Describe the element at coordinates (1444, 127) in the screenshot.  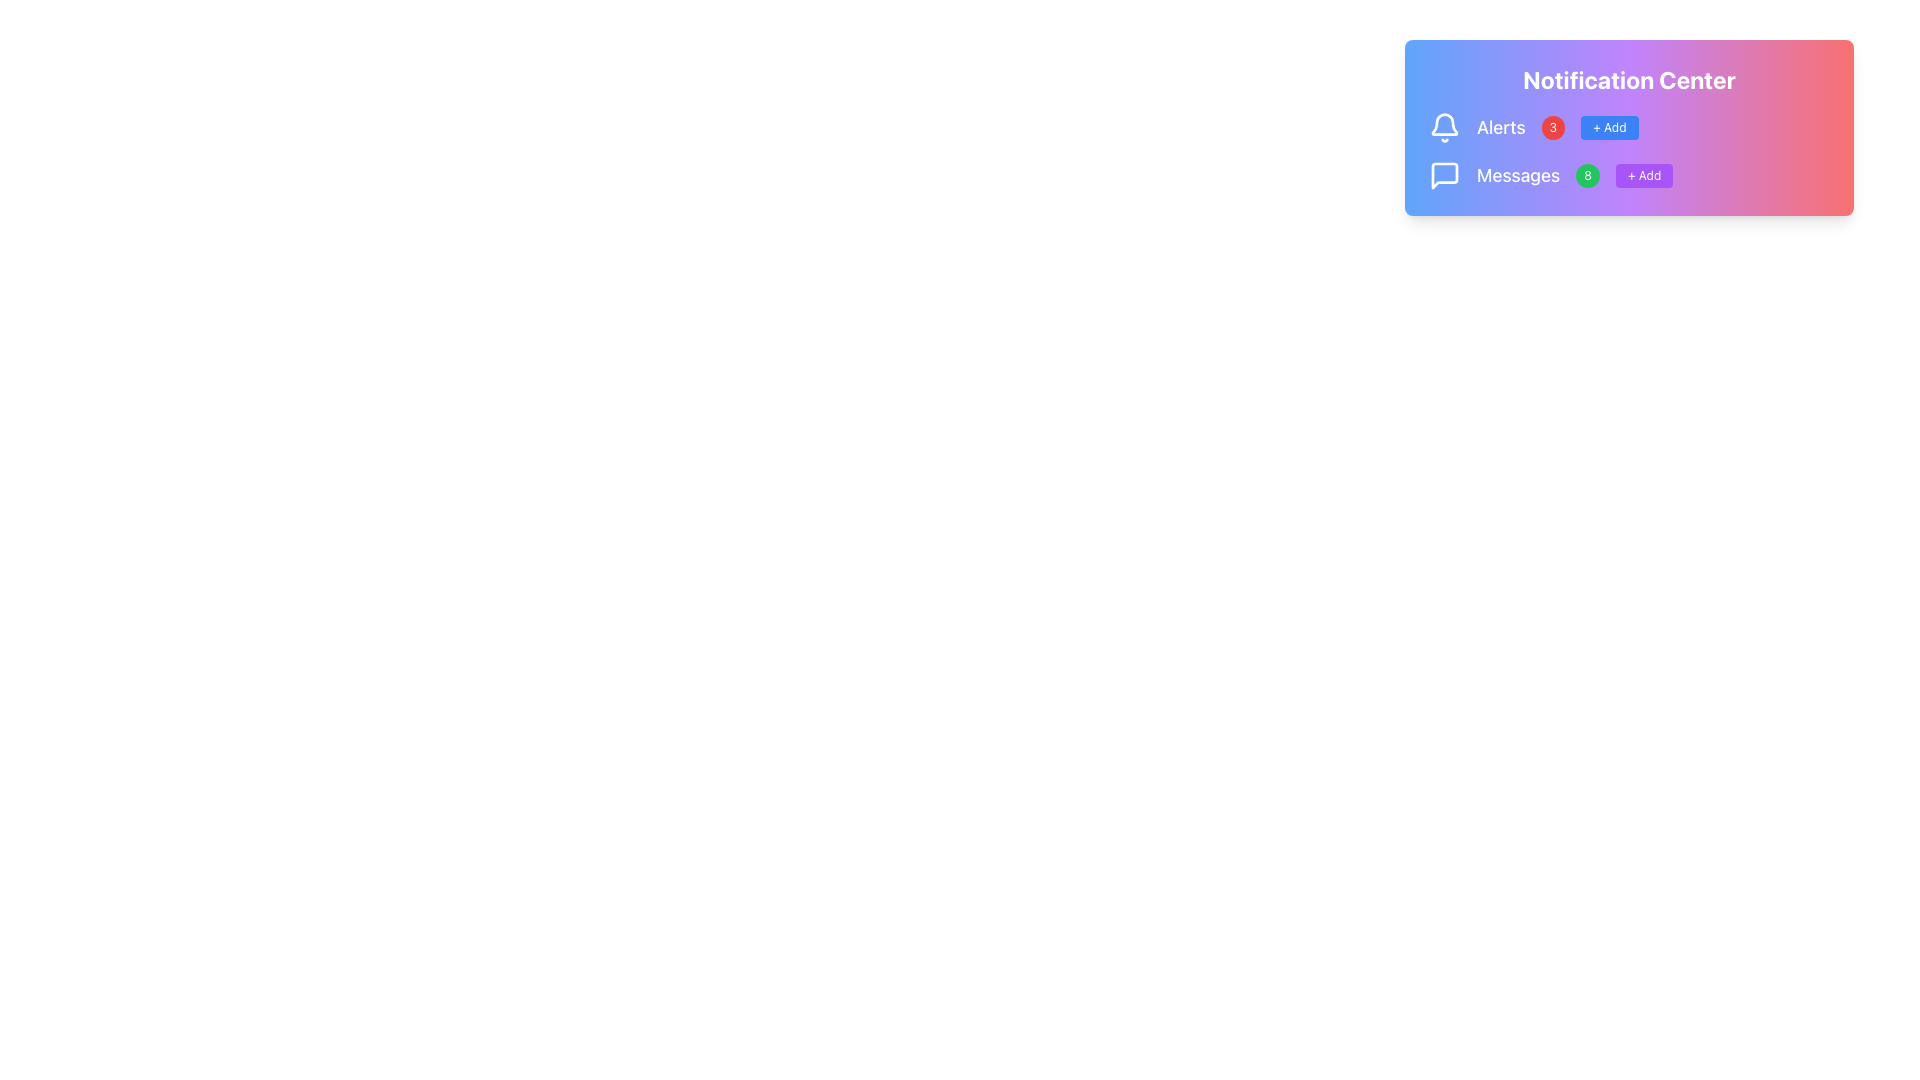
I see `the bell-shaped icon located on the left side of the 'Alerts' section within the 'Notification Center' panel, which is the leftmost icon in the 'Alerts' row and next to the 'Alerts' label` at that location.